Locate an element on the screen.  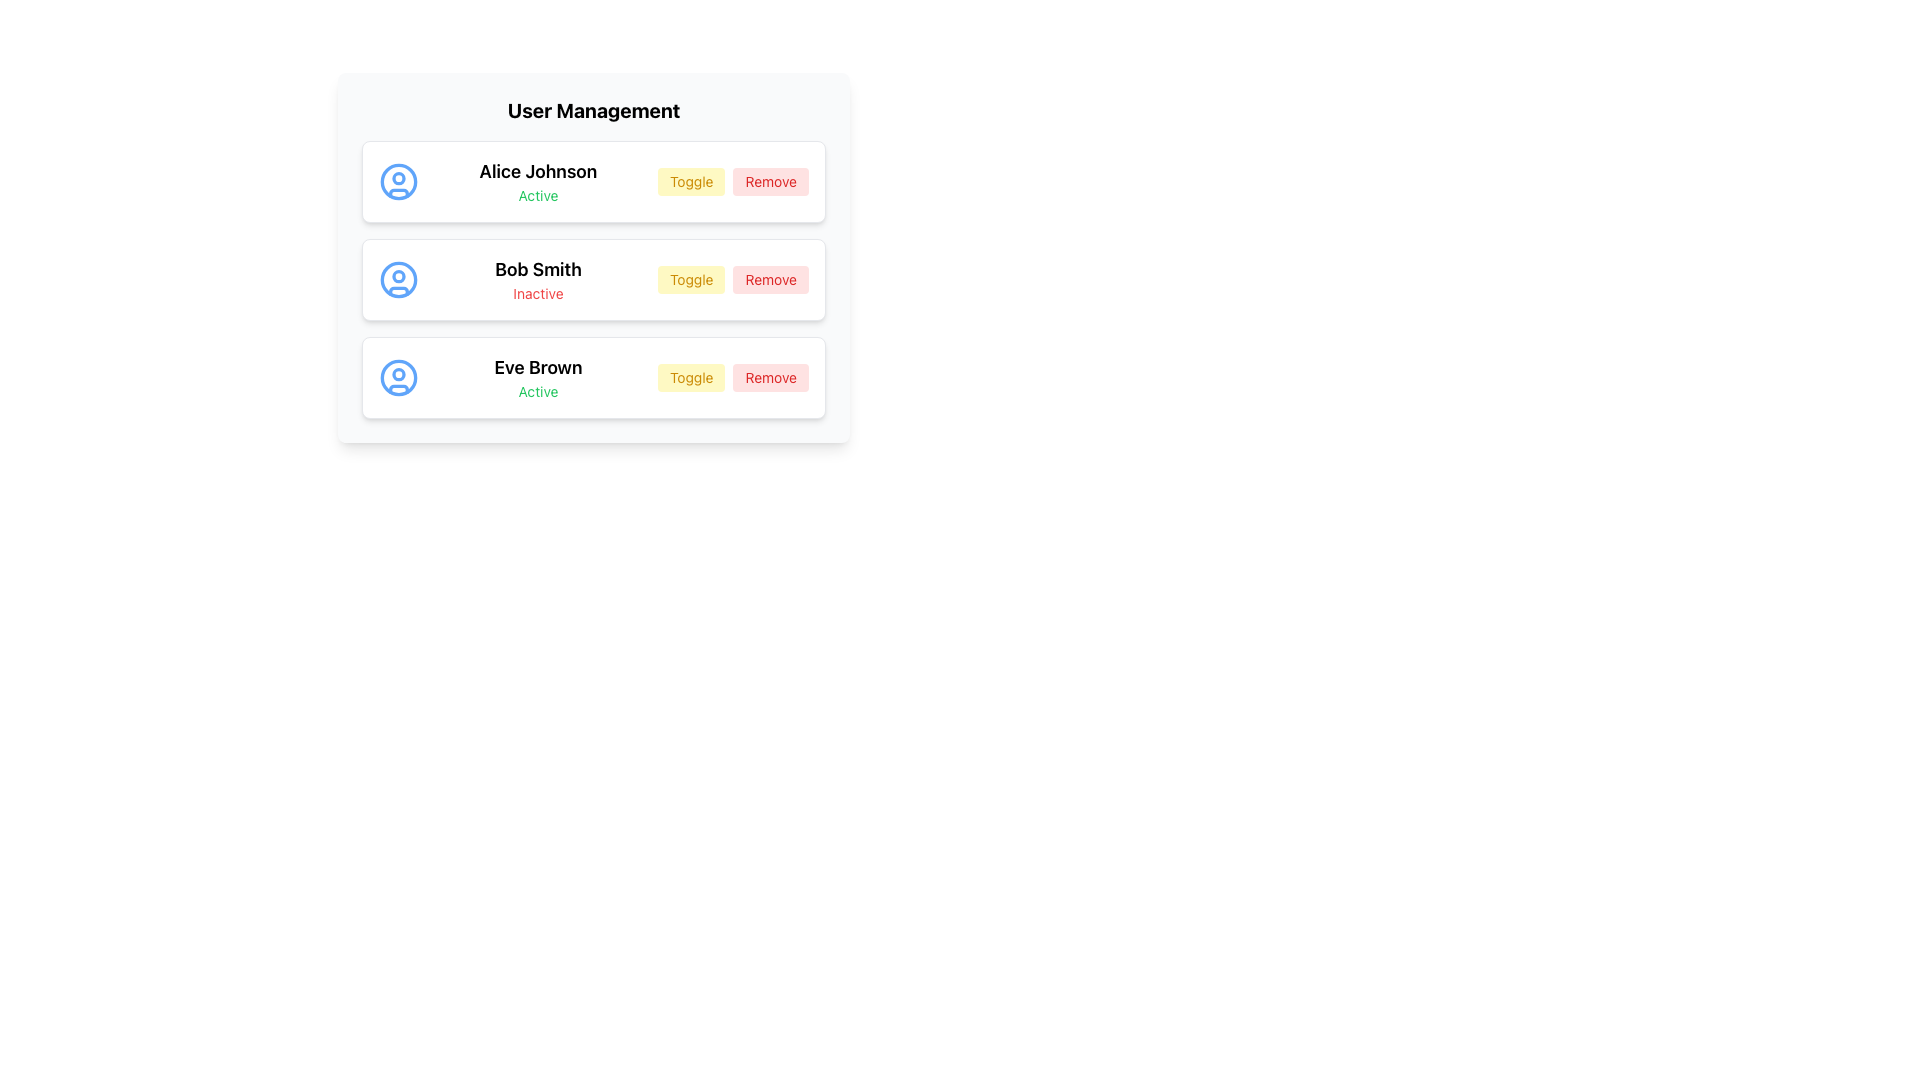
keyboard navigation is located at coordinates (770, 378).